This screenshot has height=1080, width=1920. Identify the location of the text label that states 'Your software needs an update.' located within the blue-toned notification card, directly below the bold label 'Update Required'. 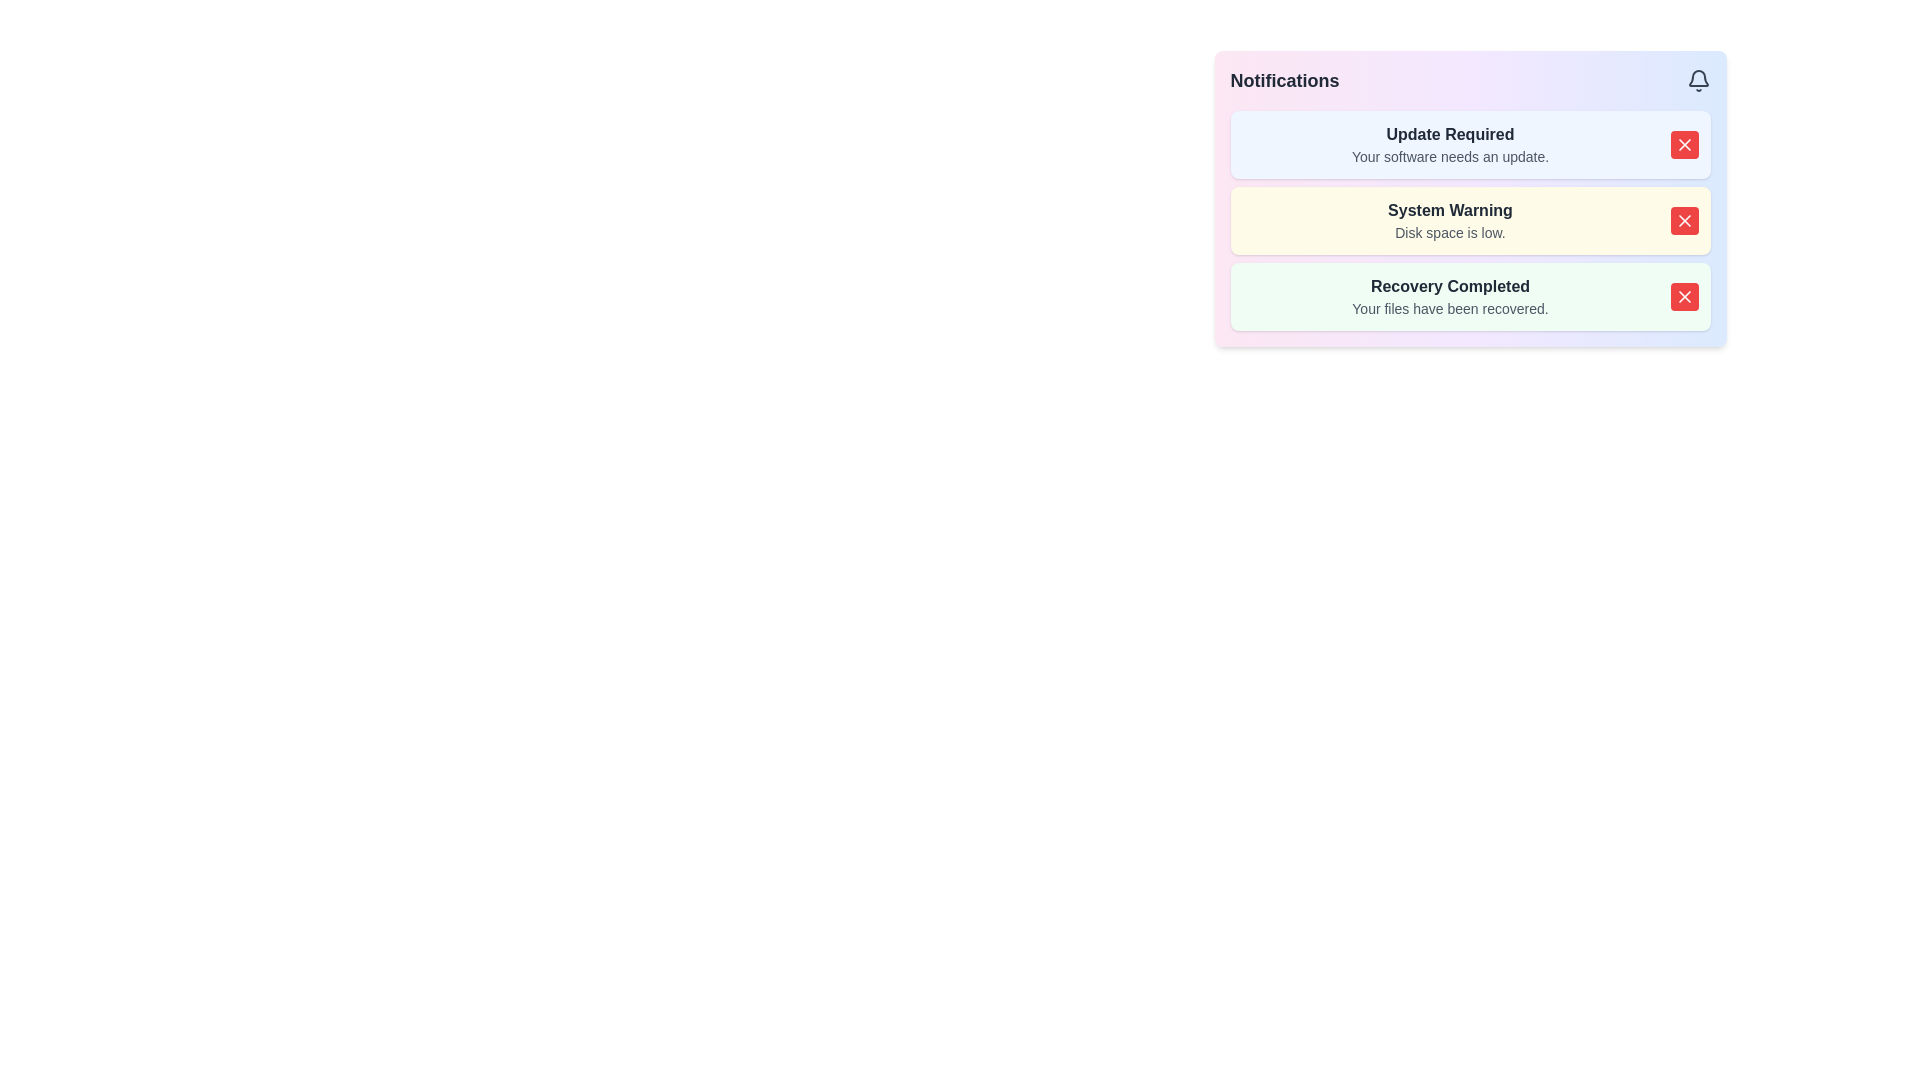
(1450, 156).